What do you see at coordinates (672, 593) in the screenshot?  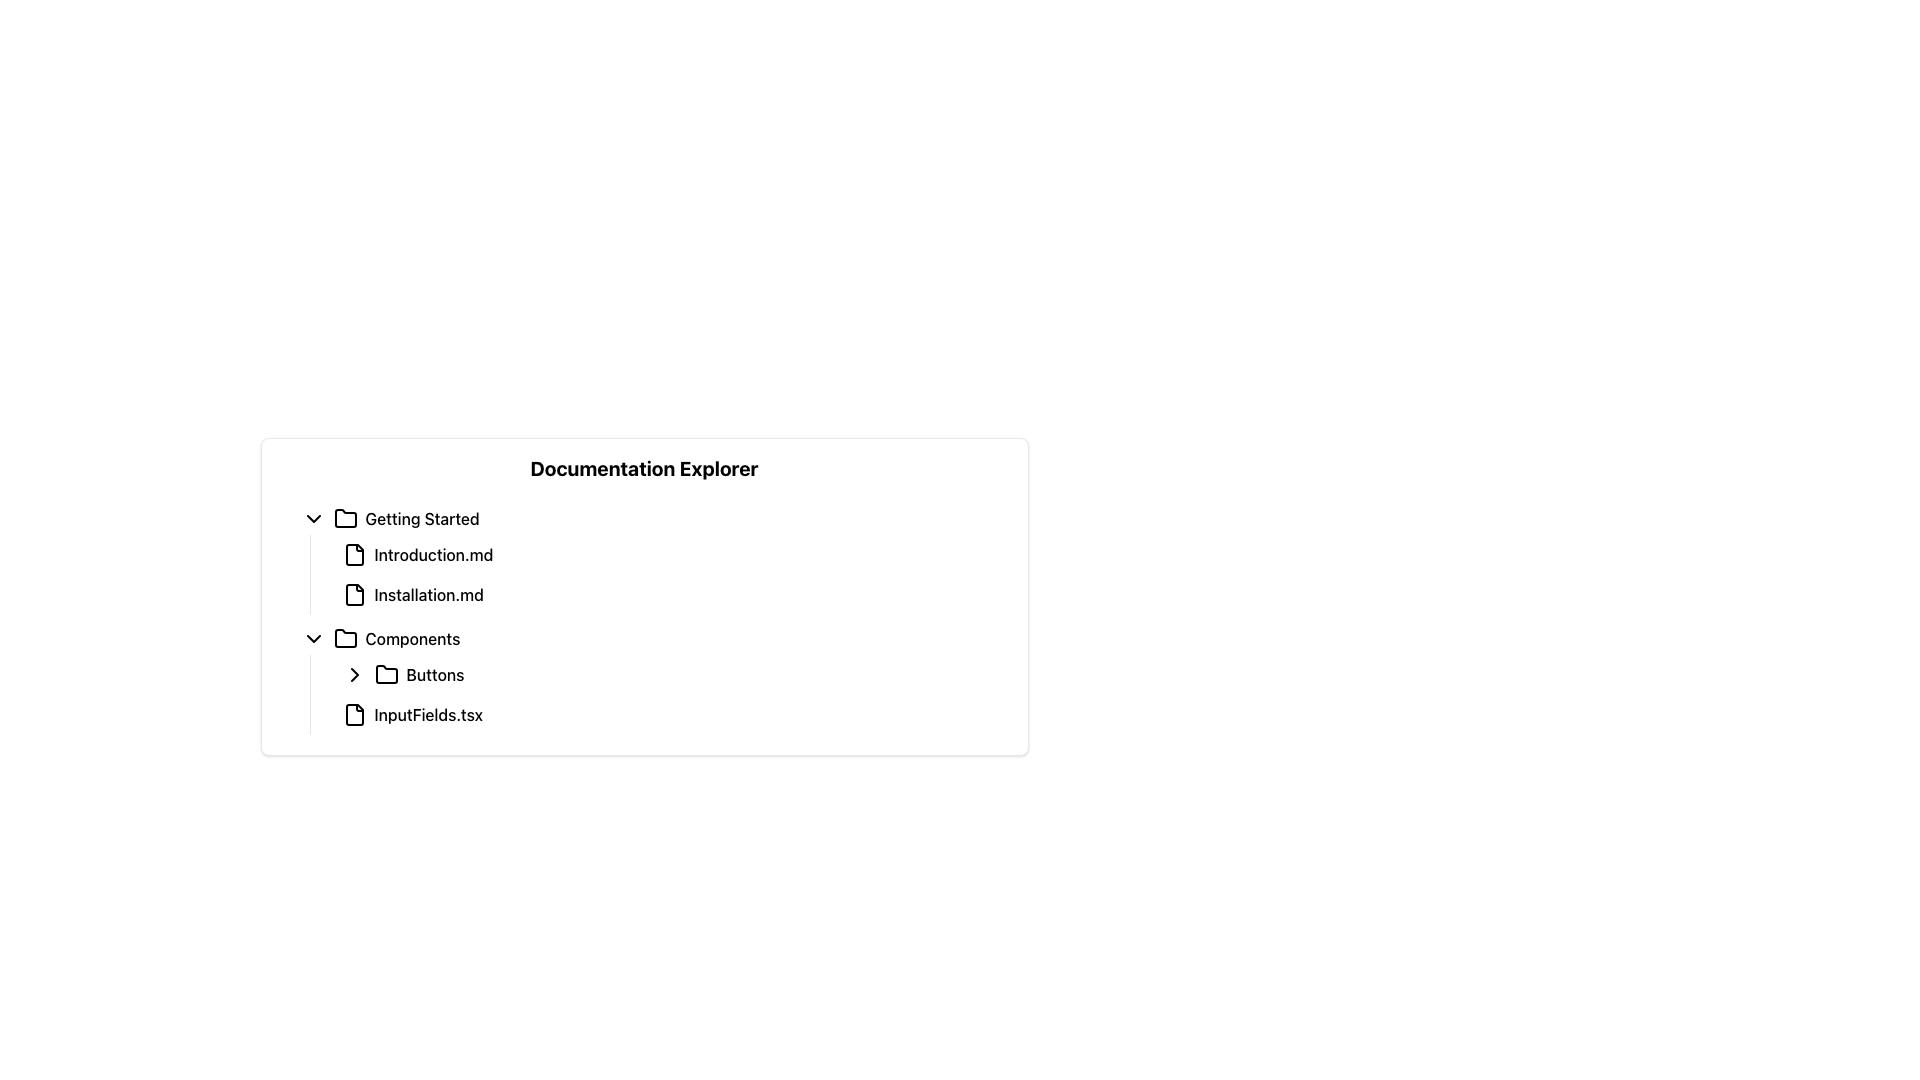 I see `the 'Installation.md' clickable list item` at bounding box center [672, 593].